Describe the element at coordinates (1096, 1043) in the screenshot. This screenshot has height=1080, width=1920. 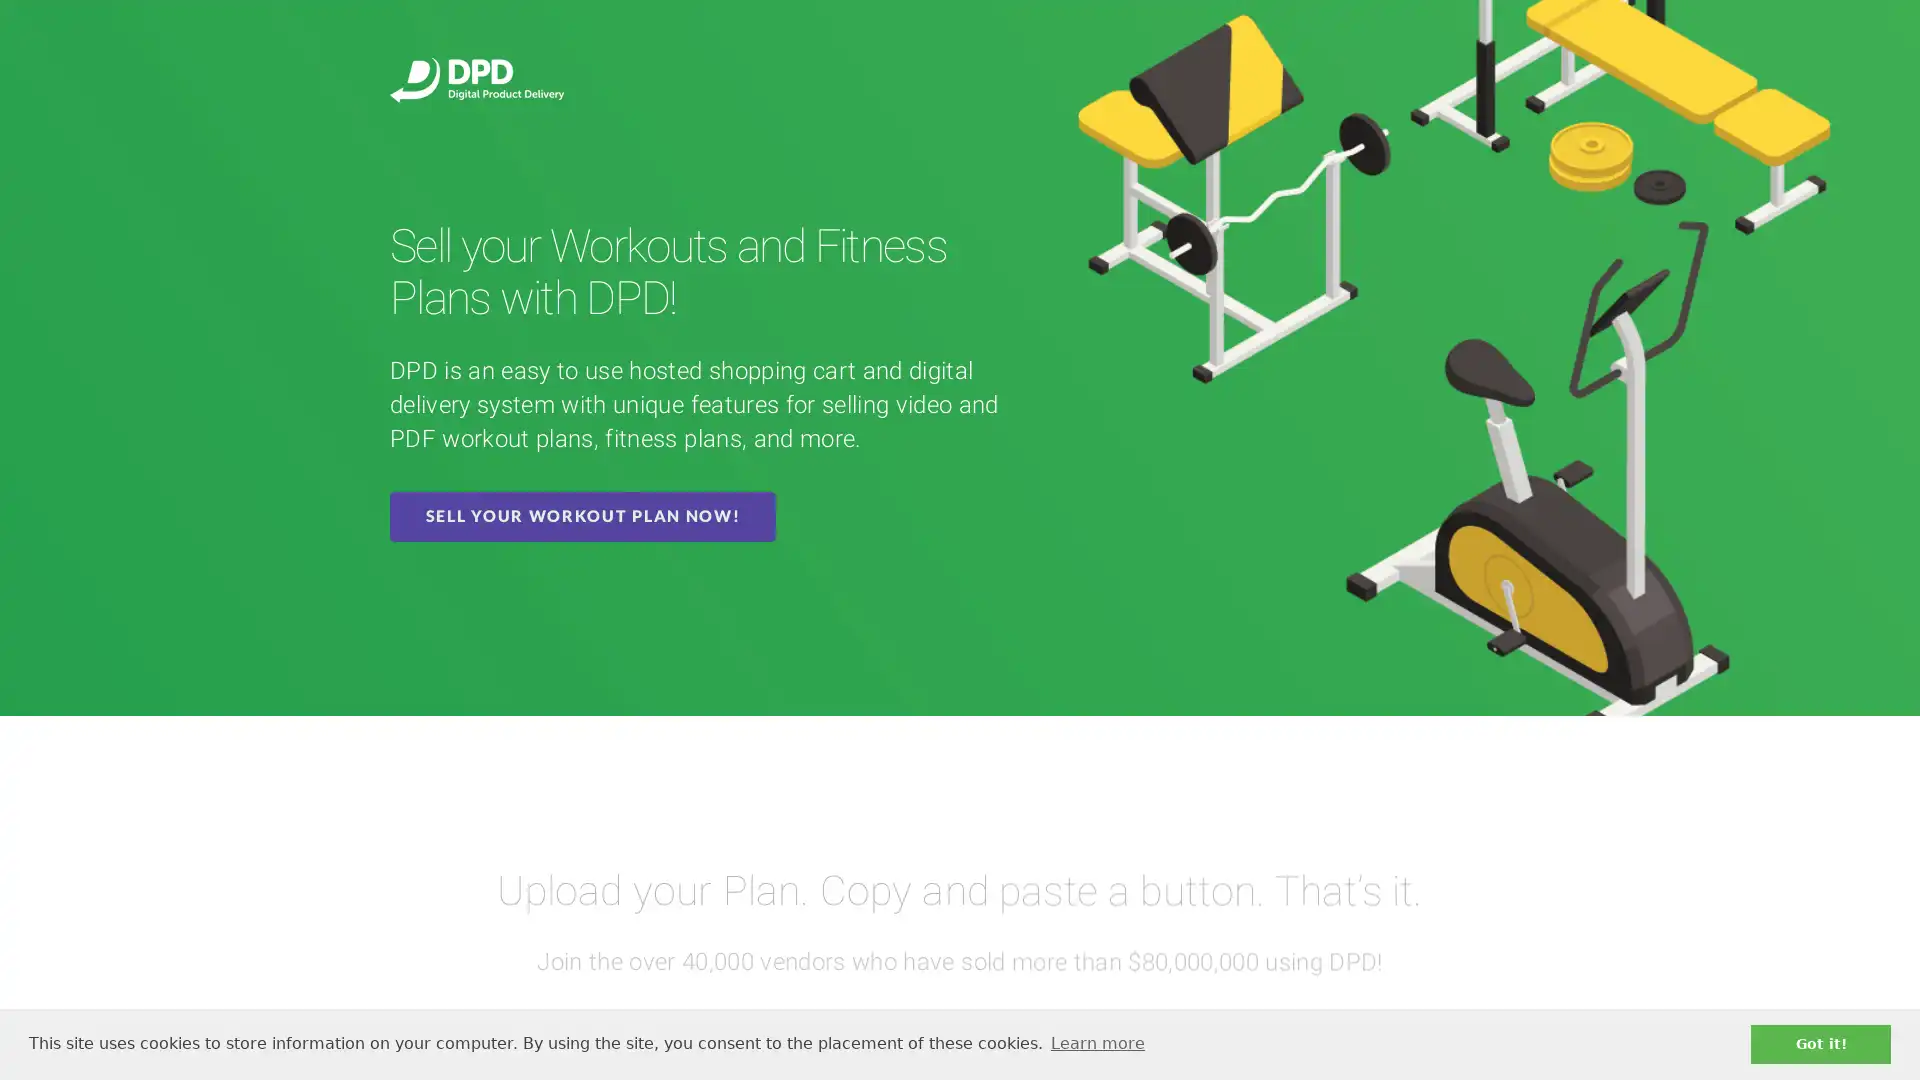
I see `learn more about cookies` at that location.